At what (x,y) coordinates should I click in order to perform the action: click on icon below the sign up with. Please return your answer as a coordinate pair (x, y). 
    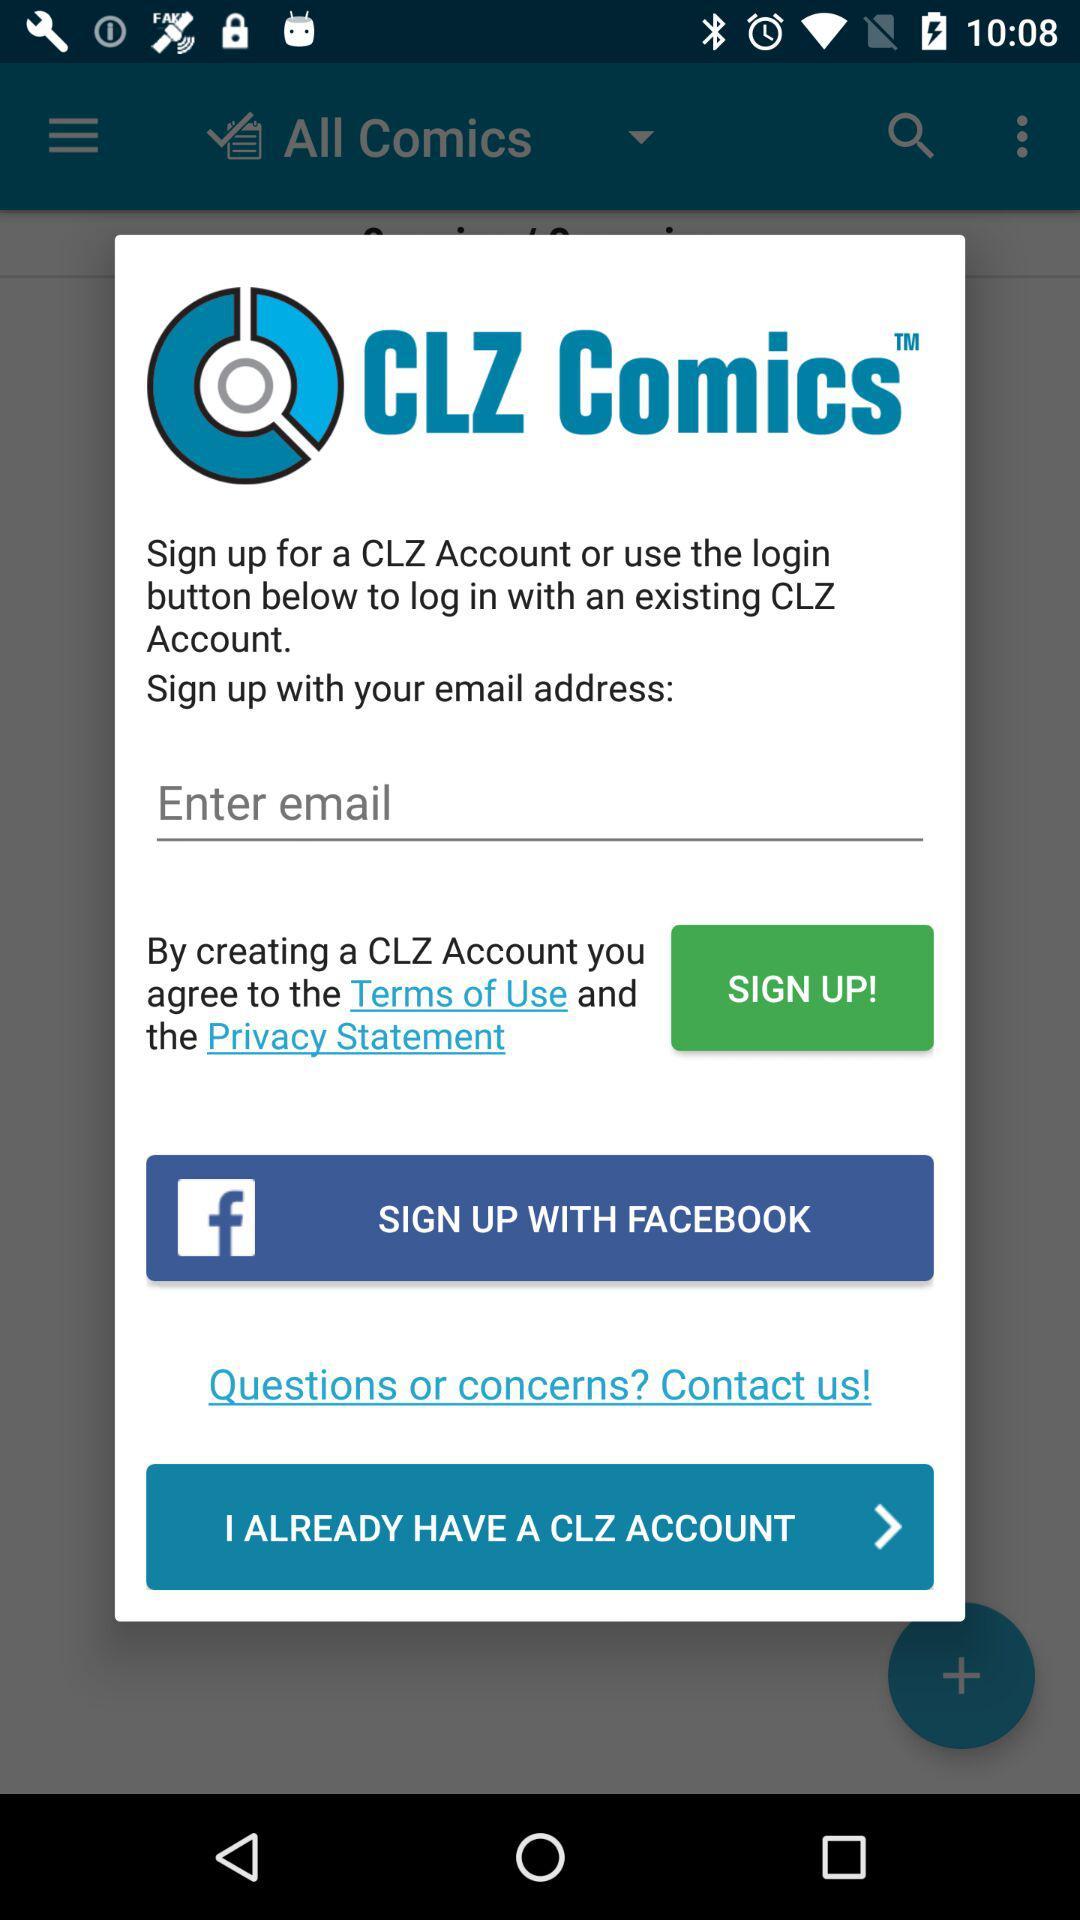
    Looking at the image, I should click on (540, 802).